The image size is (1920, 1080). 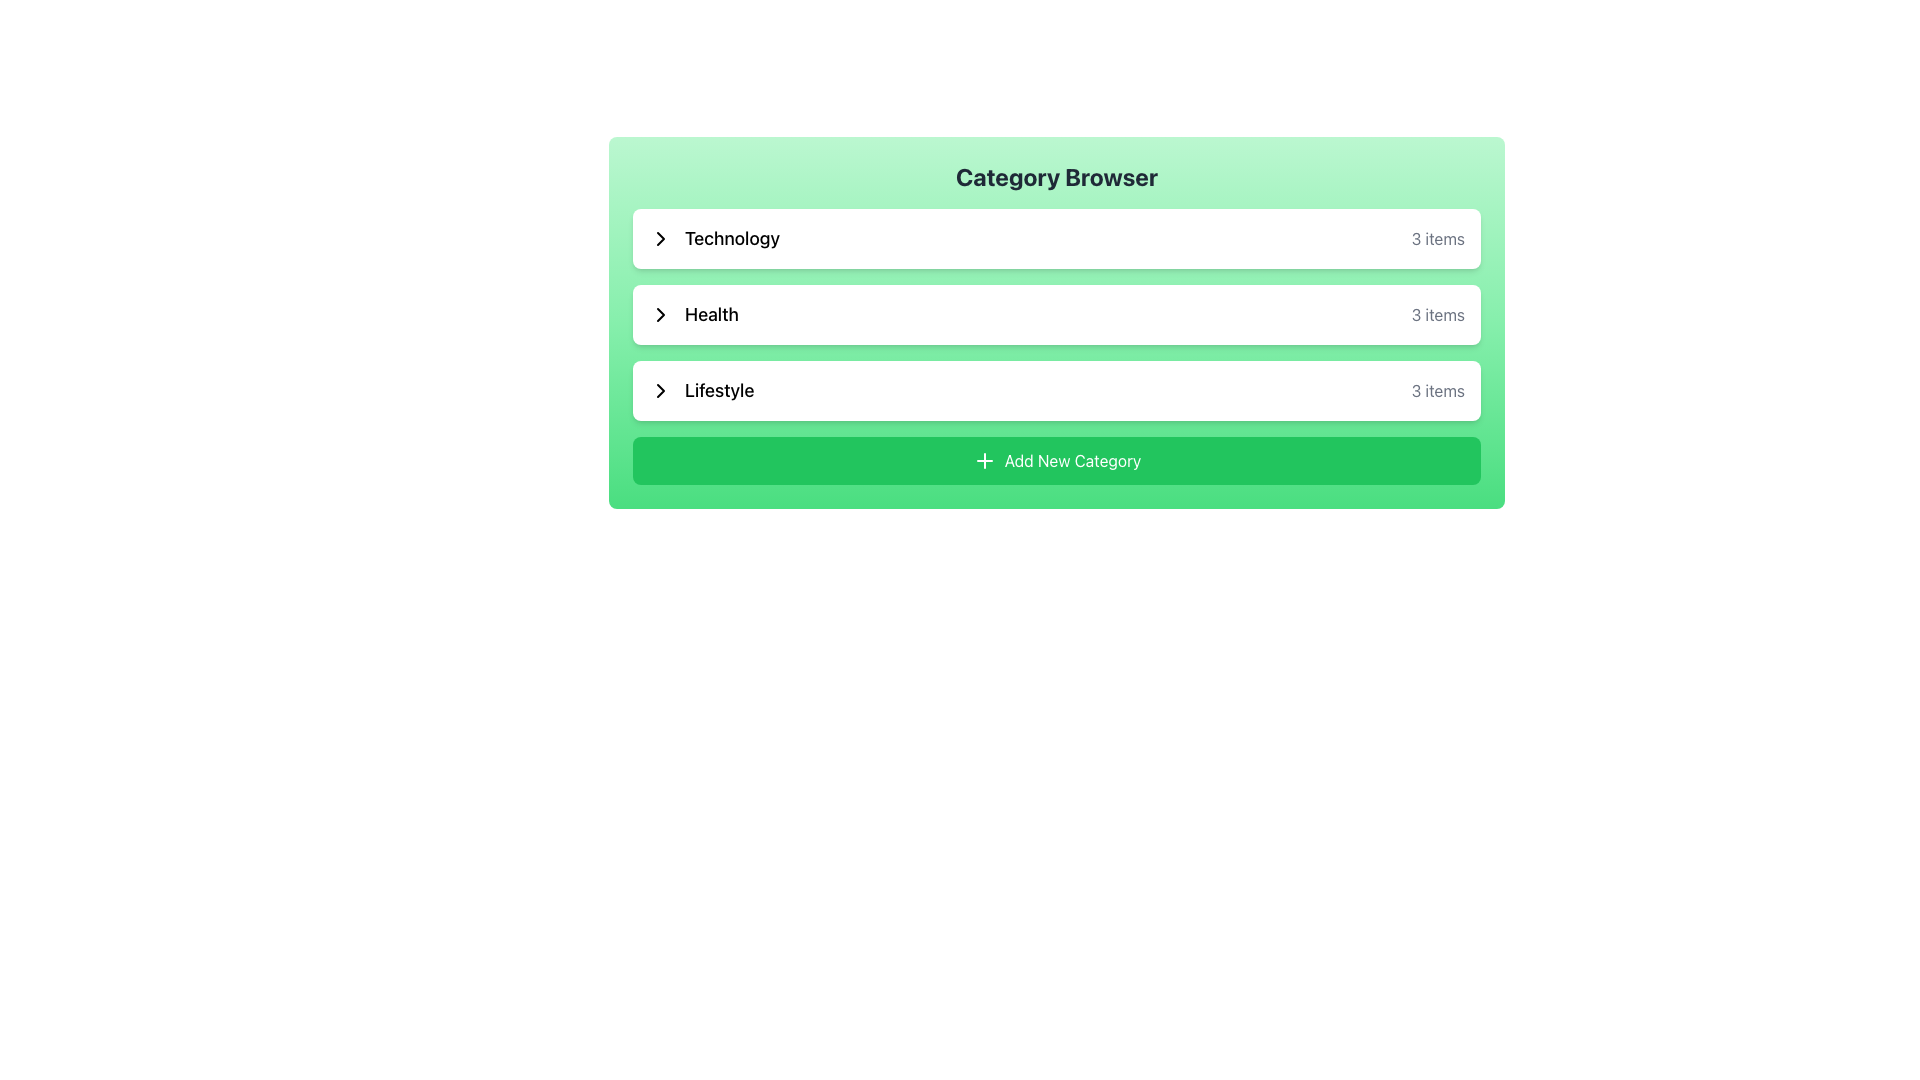 I want to click on the chevron right icon, which is a small arrow indicating navigation or expansion, located in the third row of the list under the 'Lifestyle' category, so click(x=661, y=390).